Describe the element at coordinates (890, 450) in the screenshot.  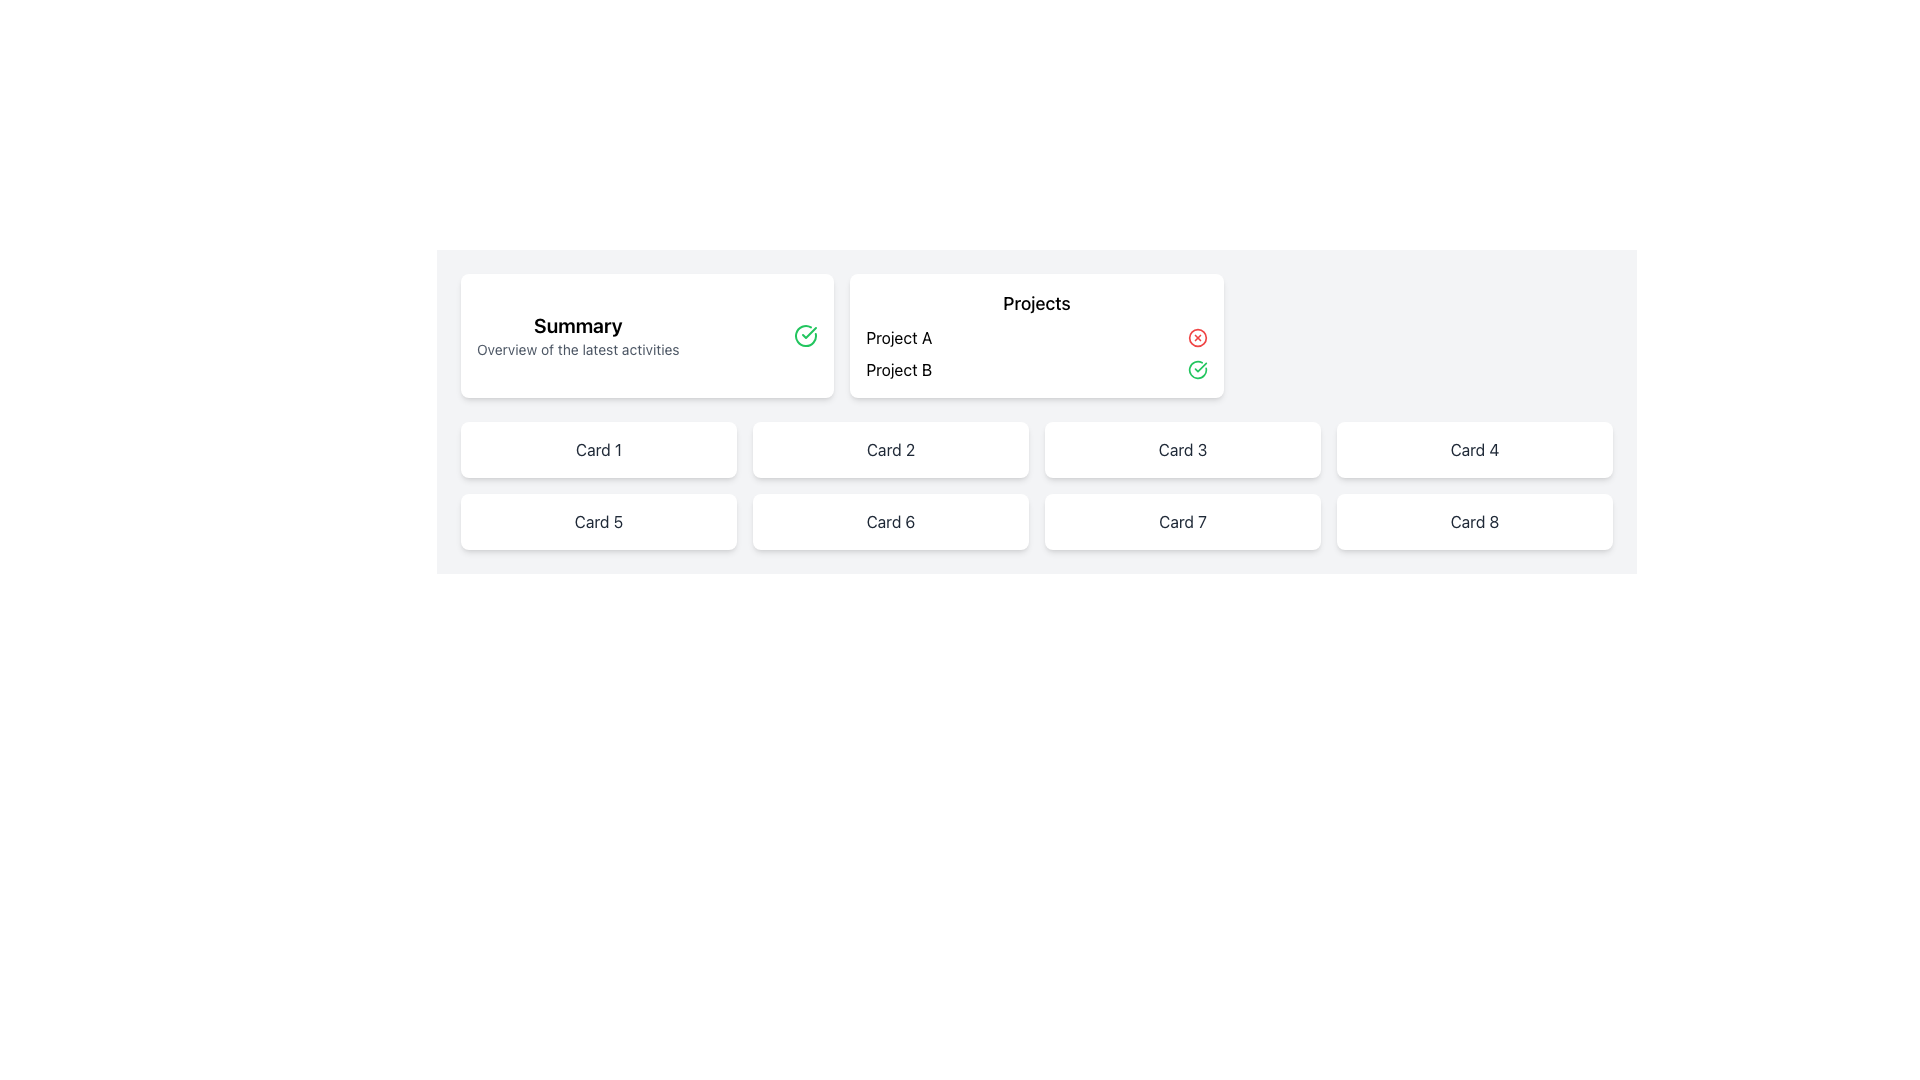
I see `the Text label that serves as a title or identifier for the card in the second column of the first row of the grid layout` at that location.